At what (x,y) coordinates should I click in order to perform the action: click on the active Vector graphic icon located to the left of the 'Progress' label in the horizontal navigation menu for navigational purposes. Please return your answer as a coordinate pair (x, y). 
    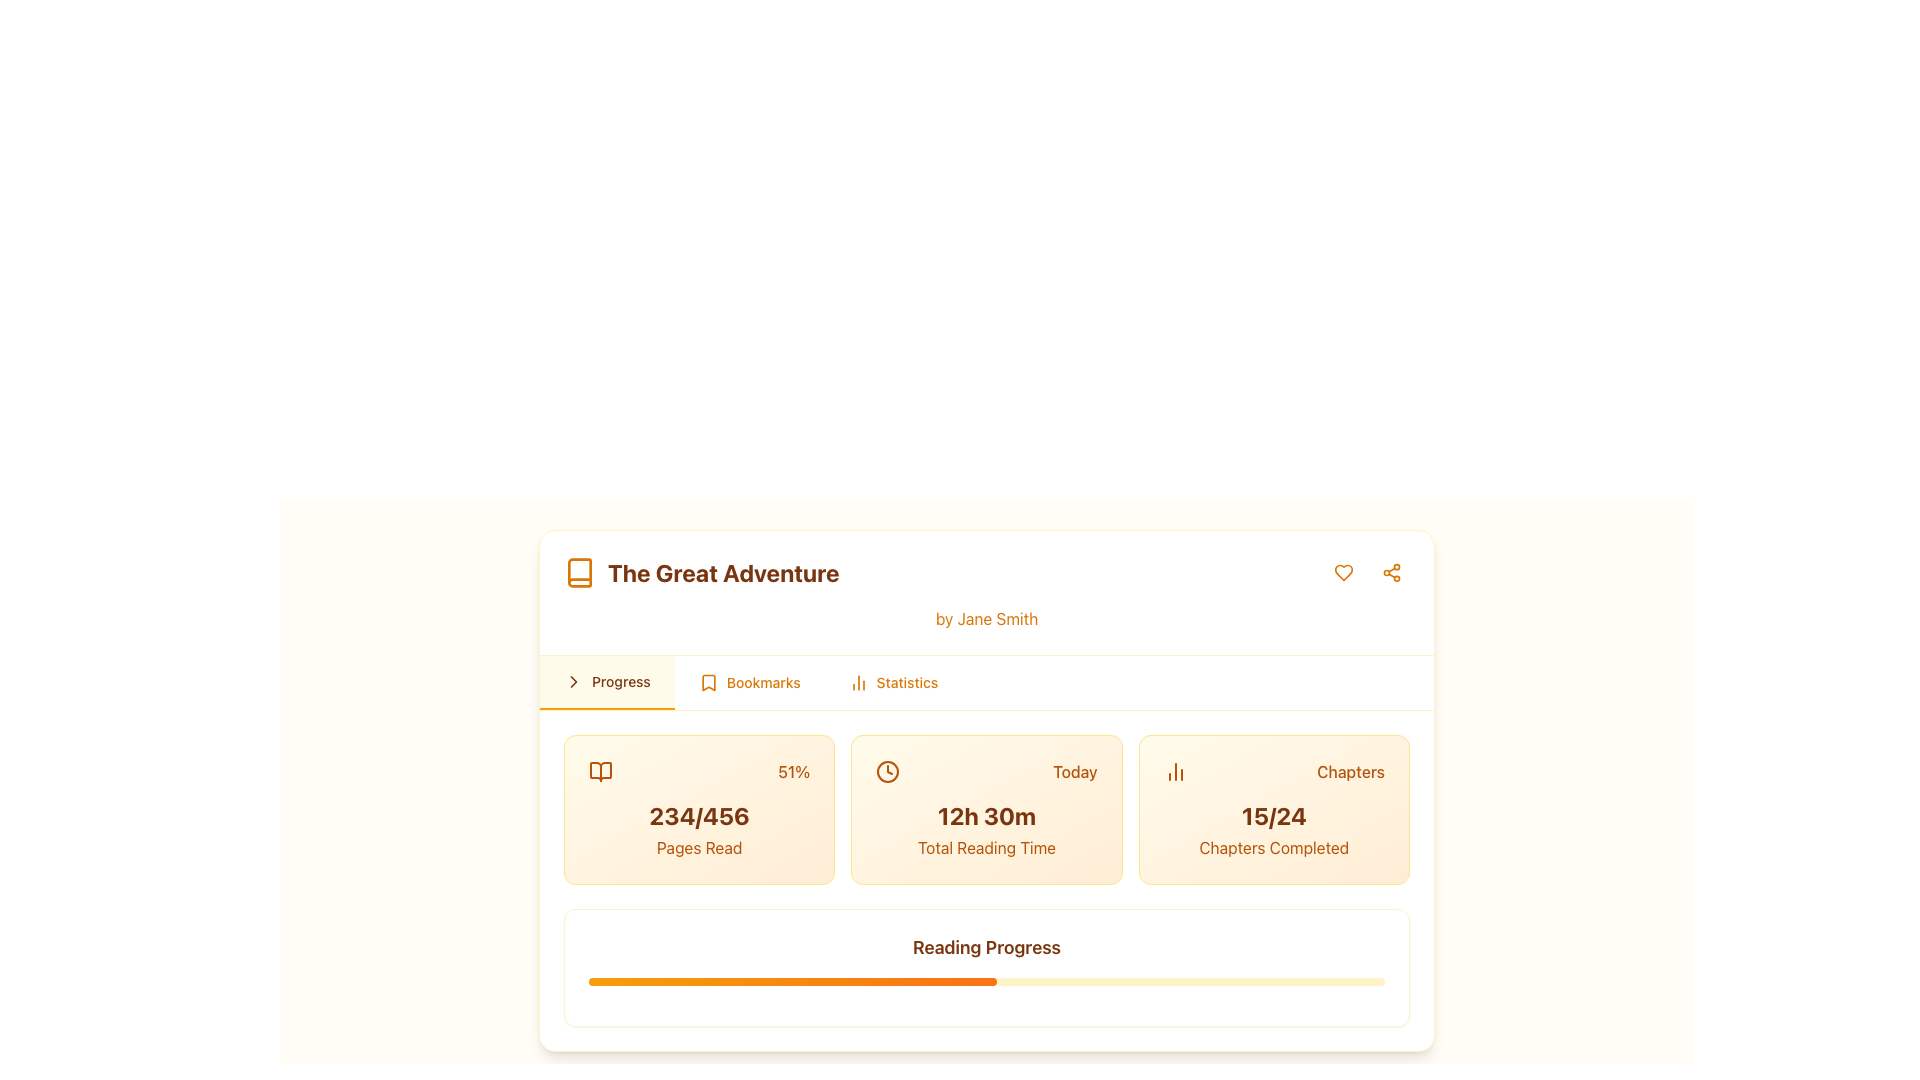
    Looking at the image, I should click on (573, 681).